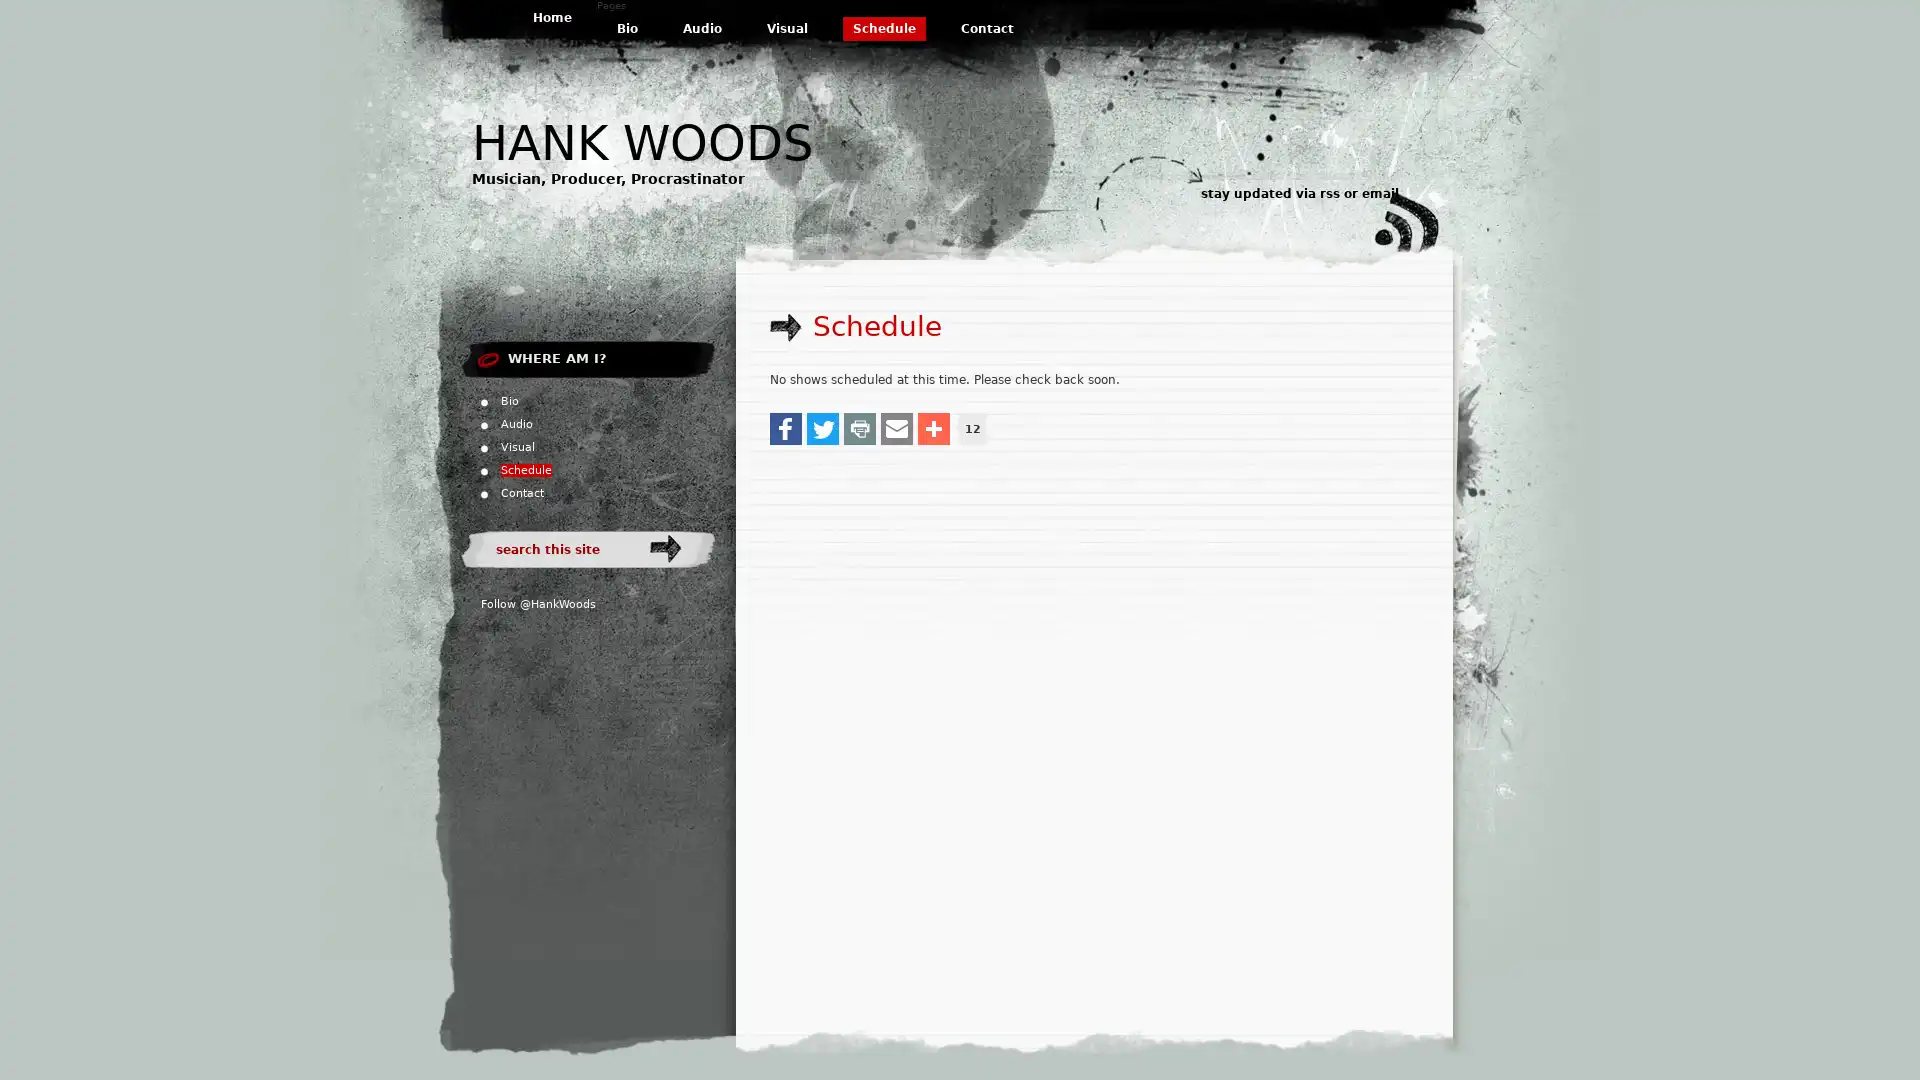  I want to click on Share to Email, so click(896, 427).